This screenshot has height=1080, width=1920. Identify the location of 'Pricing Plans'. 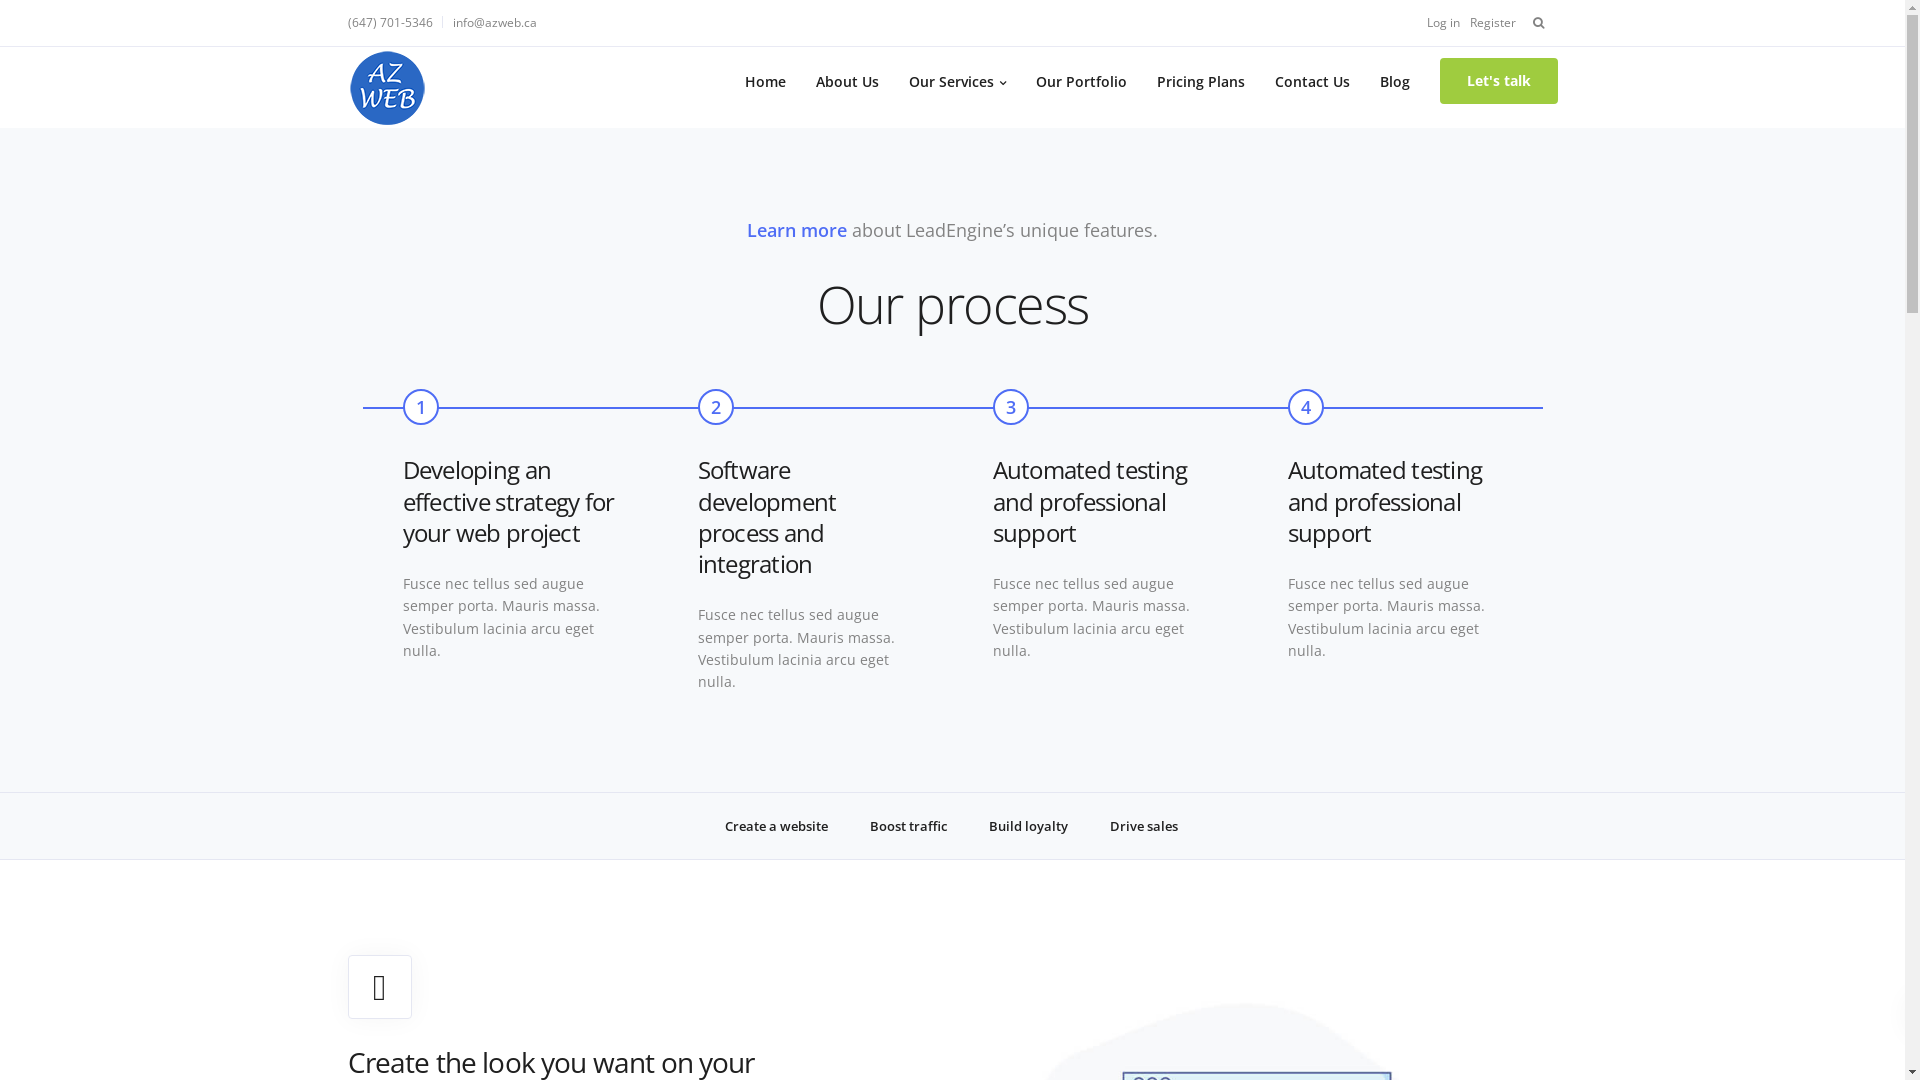
(1200, 80).